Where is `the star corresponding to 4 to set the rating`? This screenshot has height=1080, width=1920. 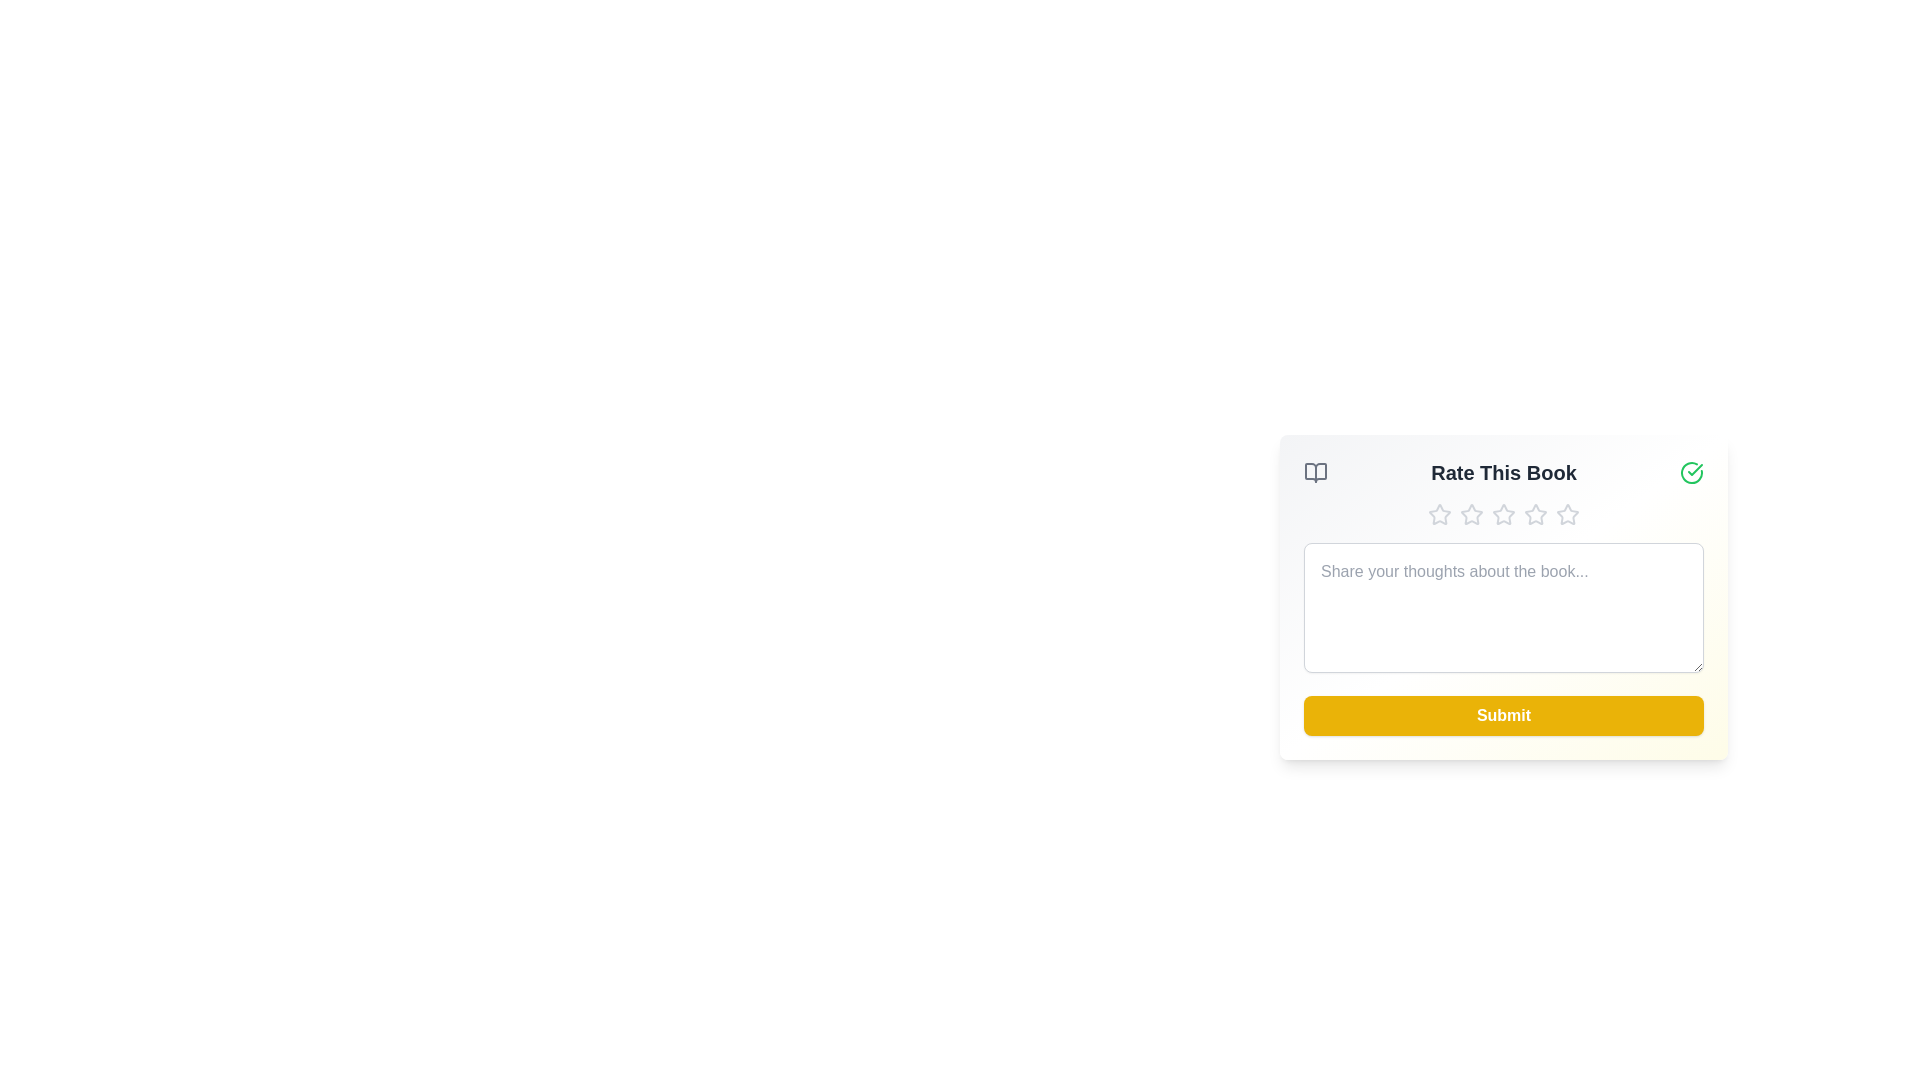 the star corresponding to 4 to set the rating is located at coordinates (1535, 514).